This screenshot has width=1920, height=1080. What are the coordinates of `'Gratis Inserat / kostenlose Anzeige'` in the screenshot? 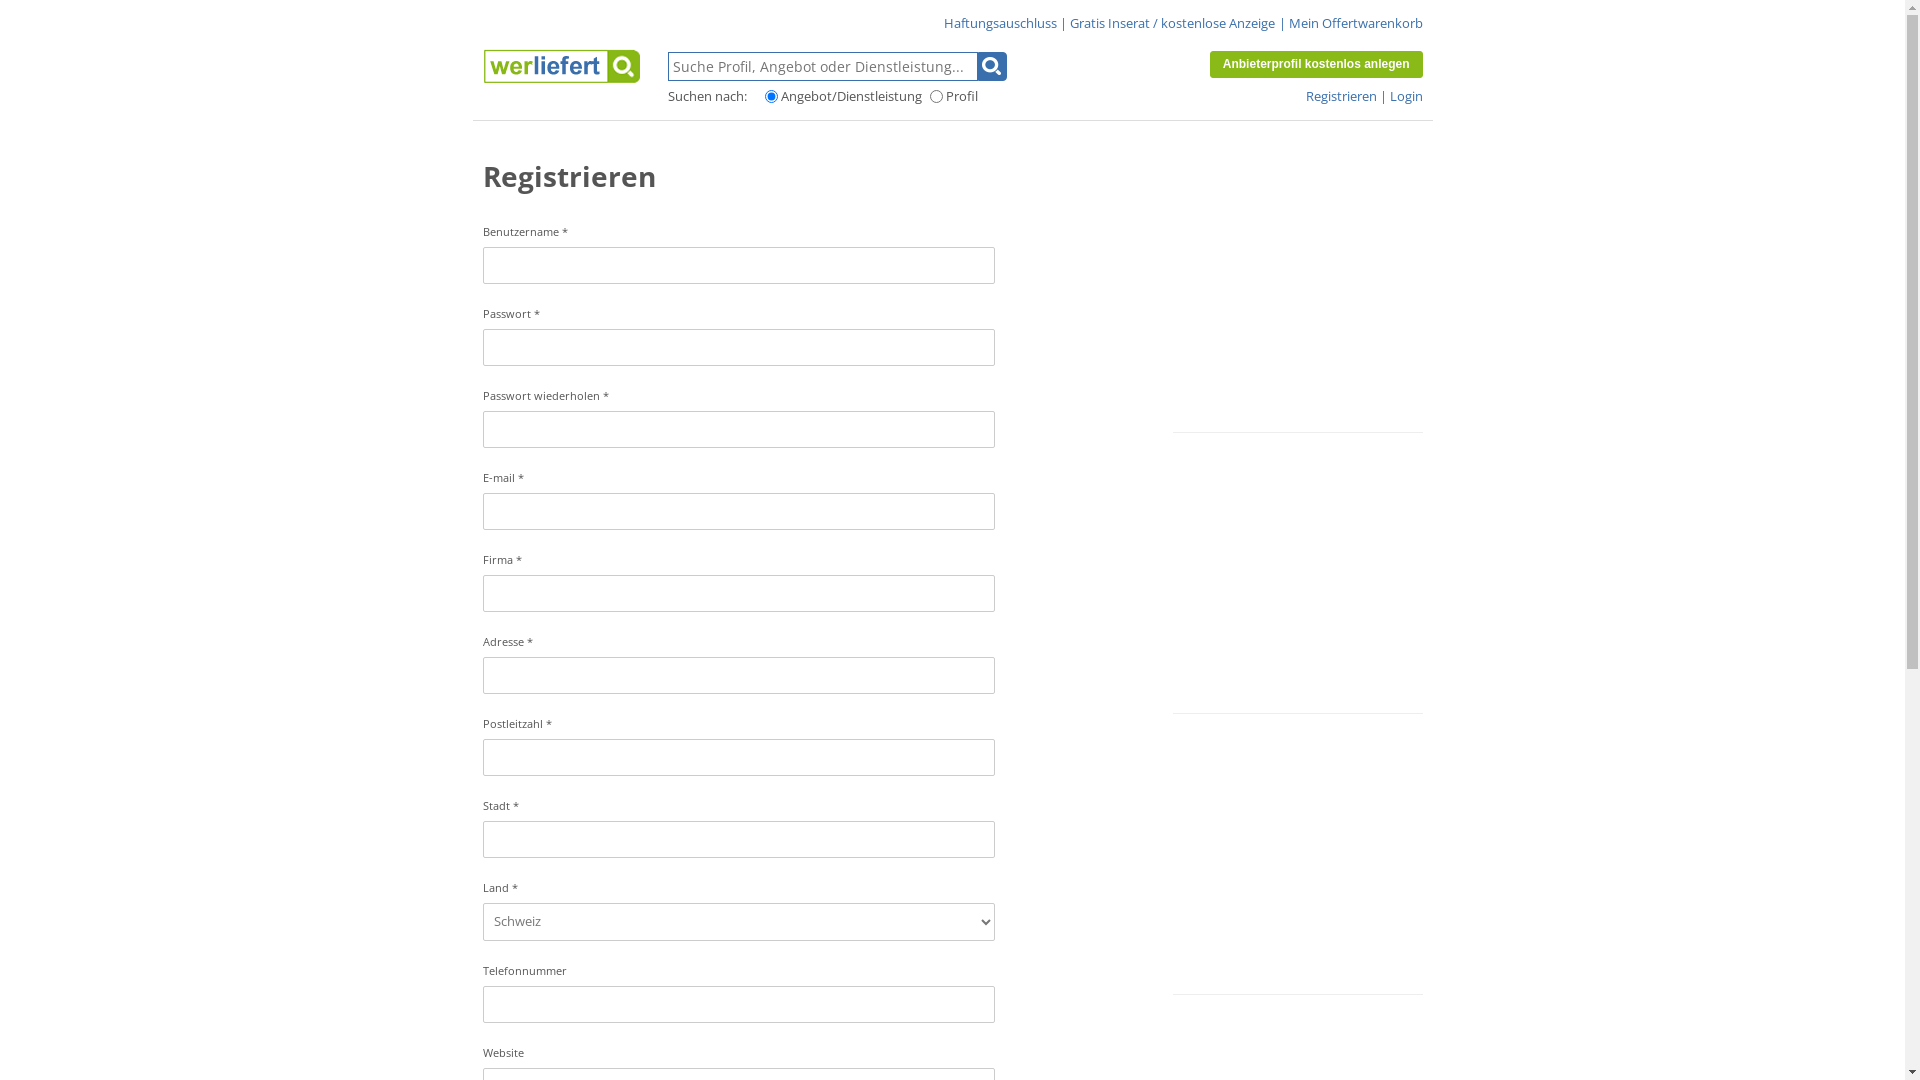 It's located at (1069, 23).